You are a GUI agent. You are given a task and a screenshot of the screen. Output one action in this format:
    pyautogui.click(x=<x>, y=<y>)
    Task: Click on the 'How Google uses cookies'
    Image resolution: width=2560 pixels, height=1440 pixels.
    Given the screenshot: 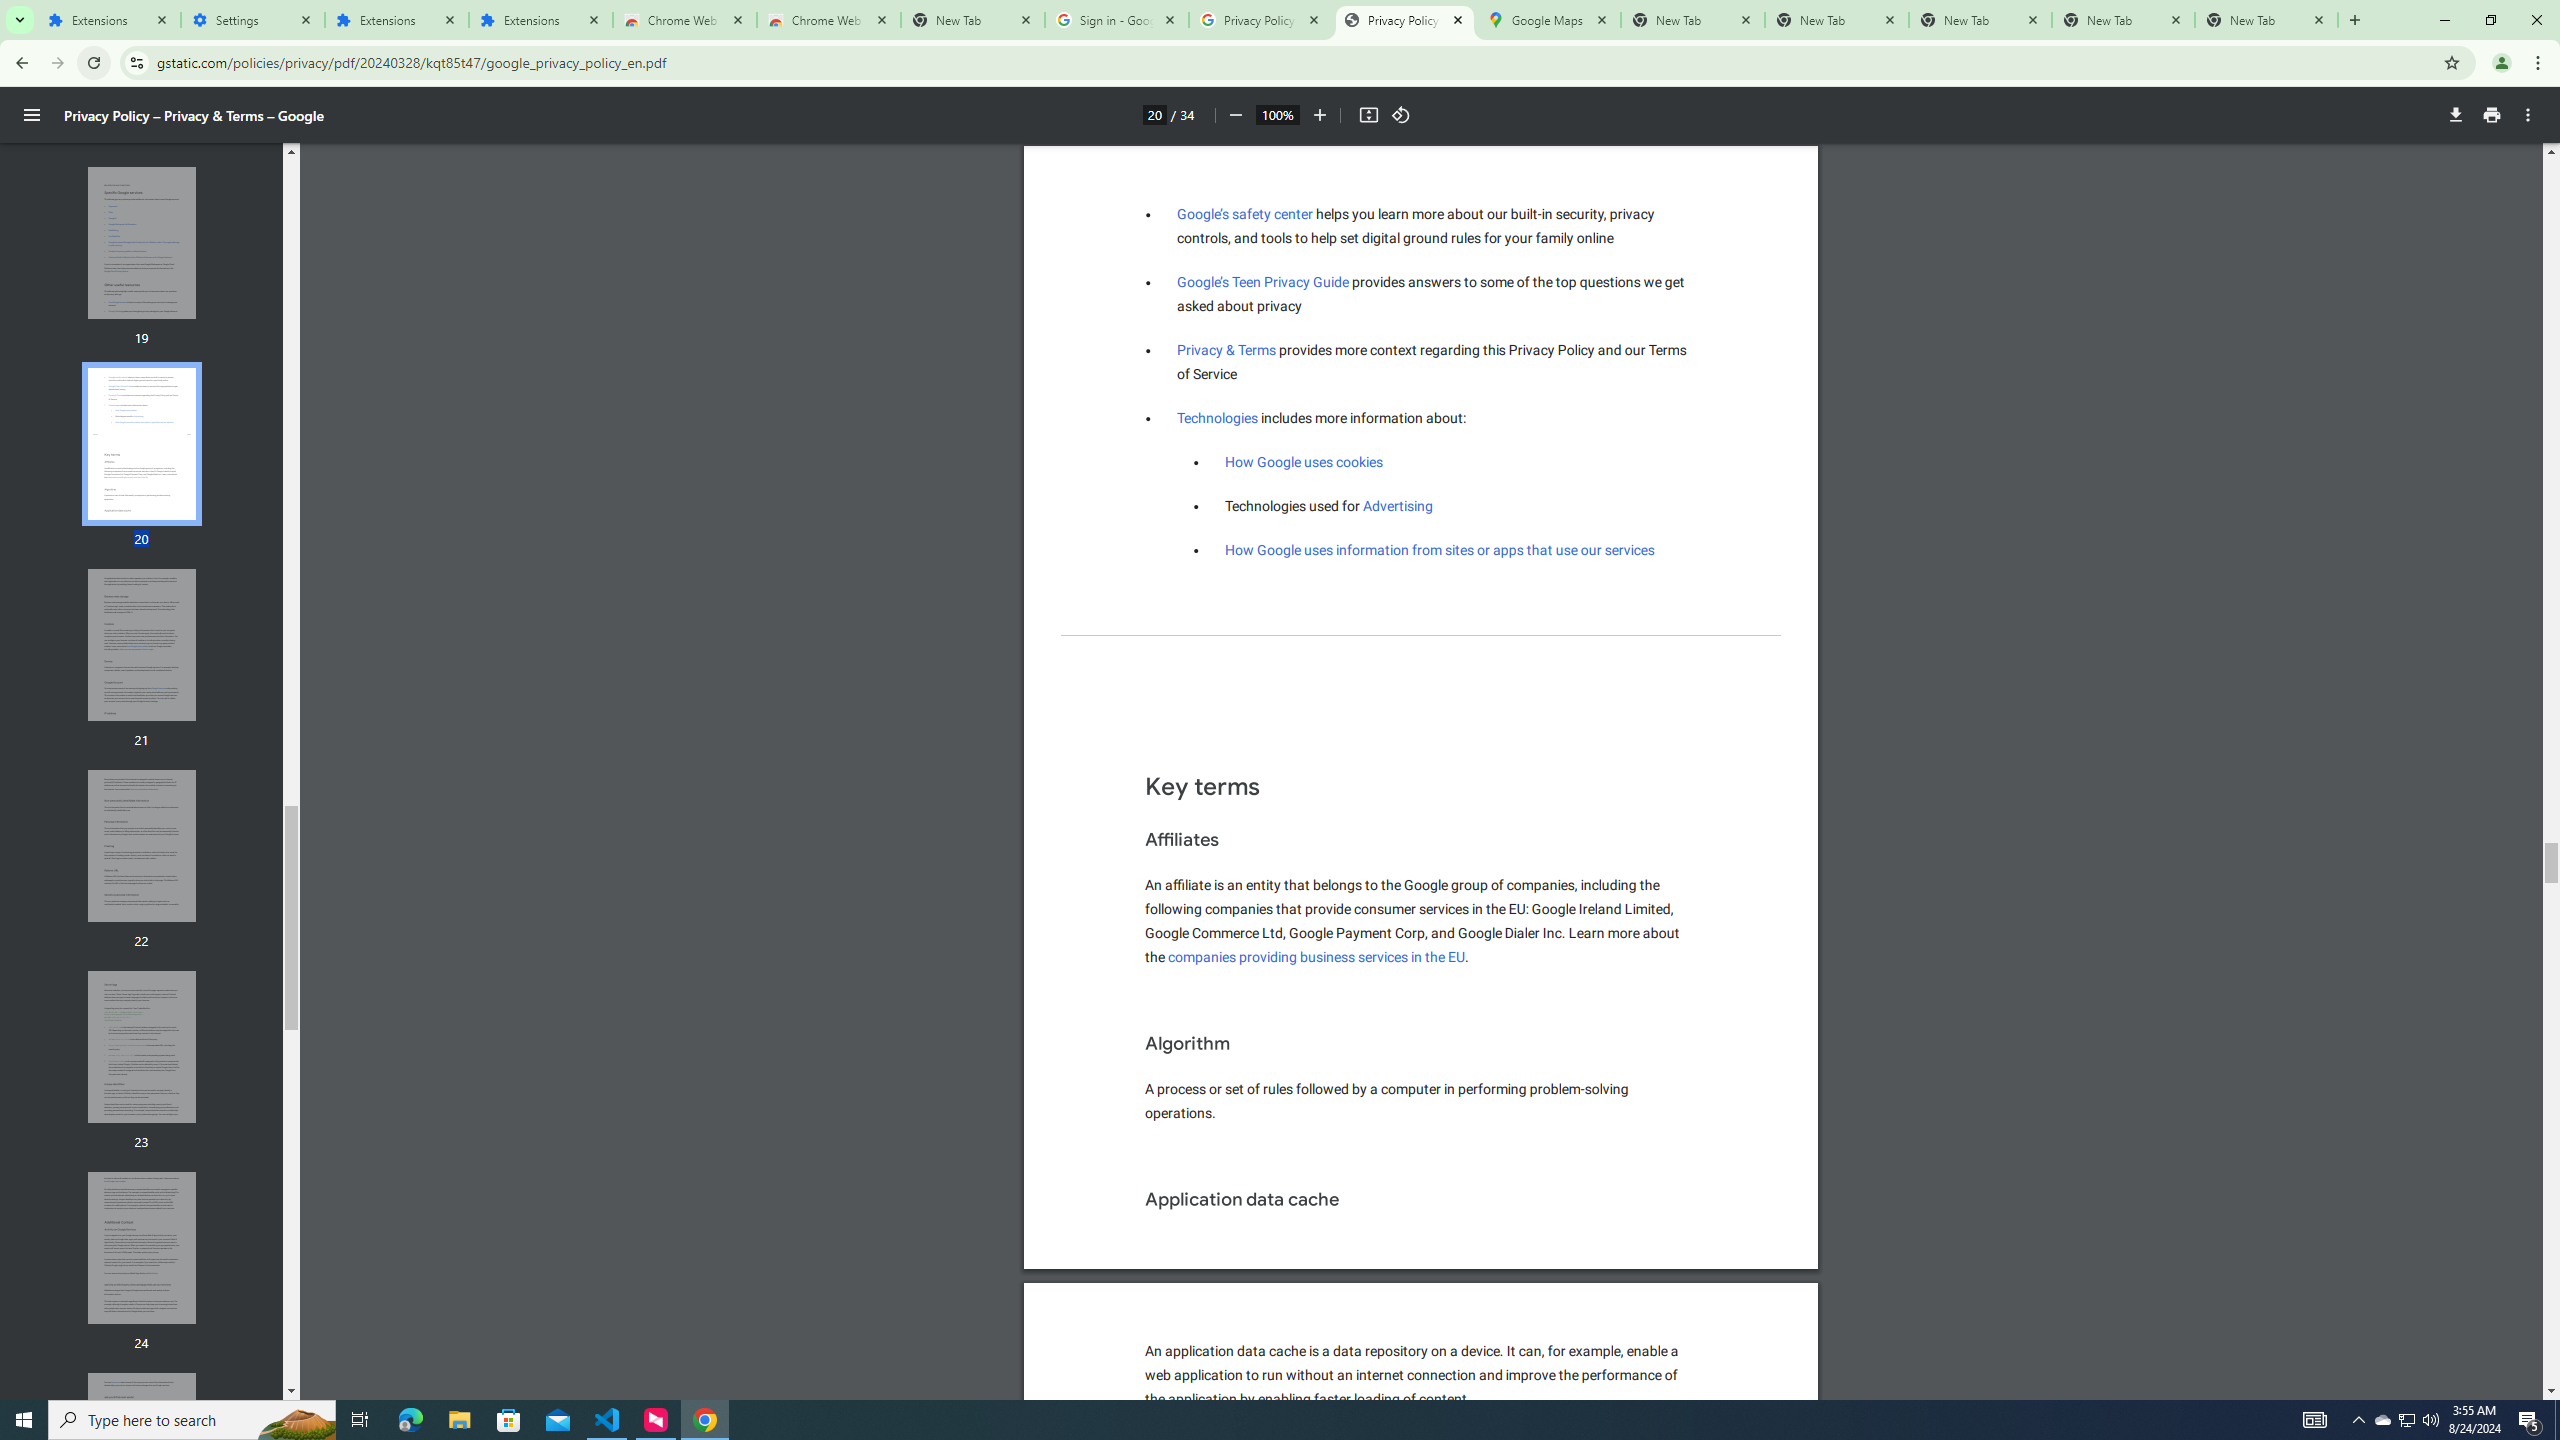 What is the action you would take?
    pyautogui.click(x=1304, y=462)
    